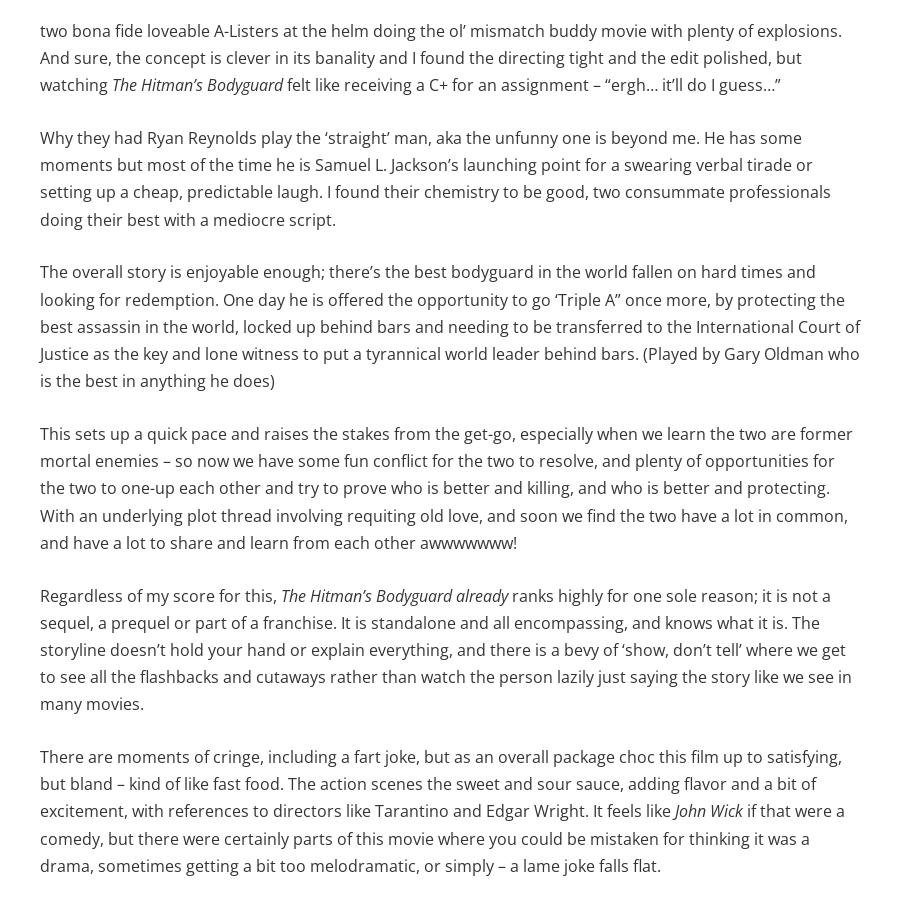  I want to click on 'if that were a comedy, but there were certainly parts of this movie where you could be mistaken for thinking it was a drama, sometimes getting a bit too melodramatic, or simply – a lame joke falls flat.', so click(442, 837).